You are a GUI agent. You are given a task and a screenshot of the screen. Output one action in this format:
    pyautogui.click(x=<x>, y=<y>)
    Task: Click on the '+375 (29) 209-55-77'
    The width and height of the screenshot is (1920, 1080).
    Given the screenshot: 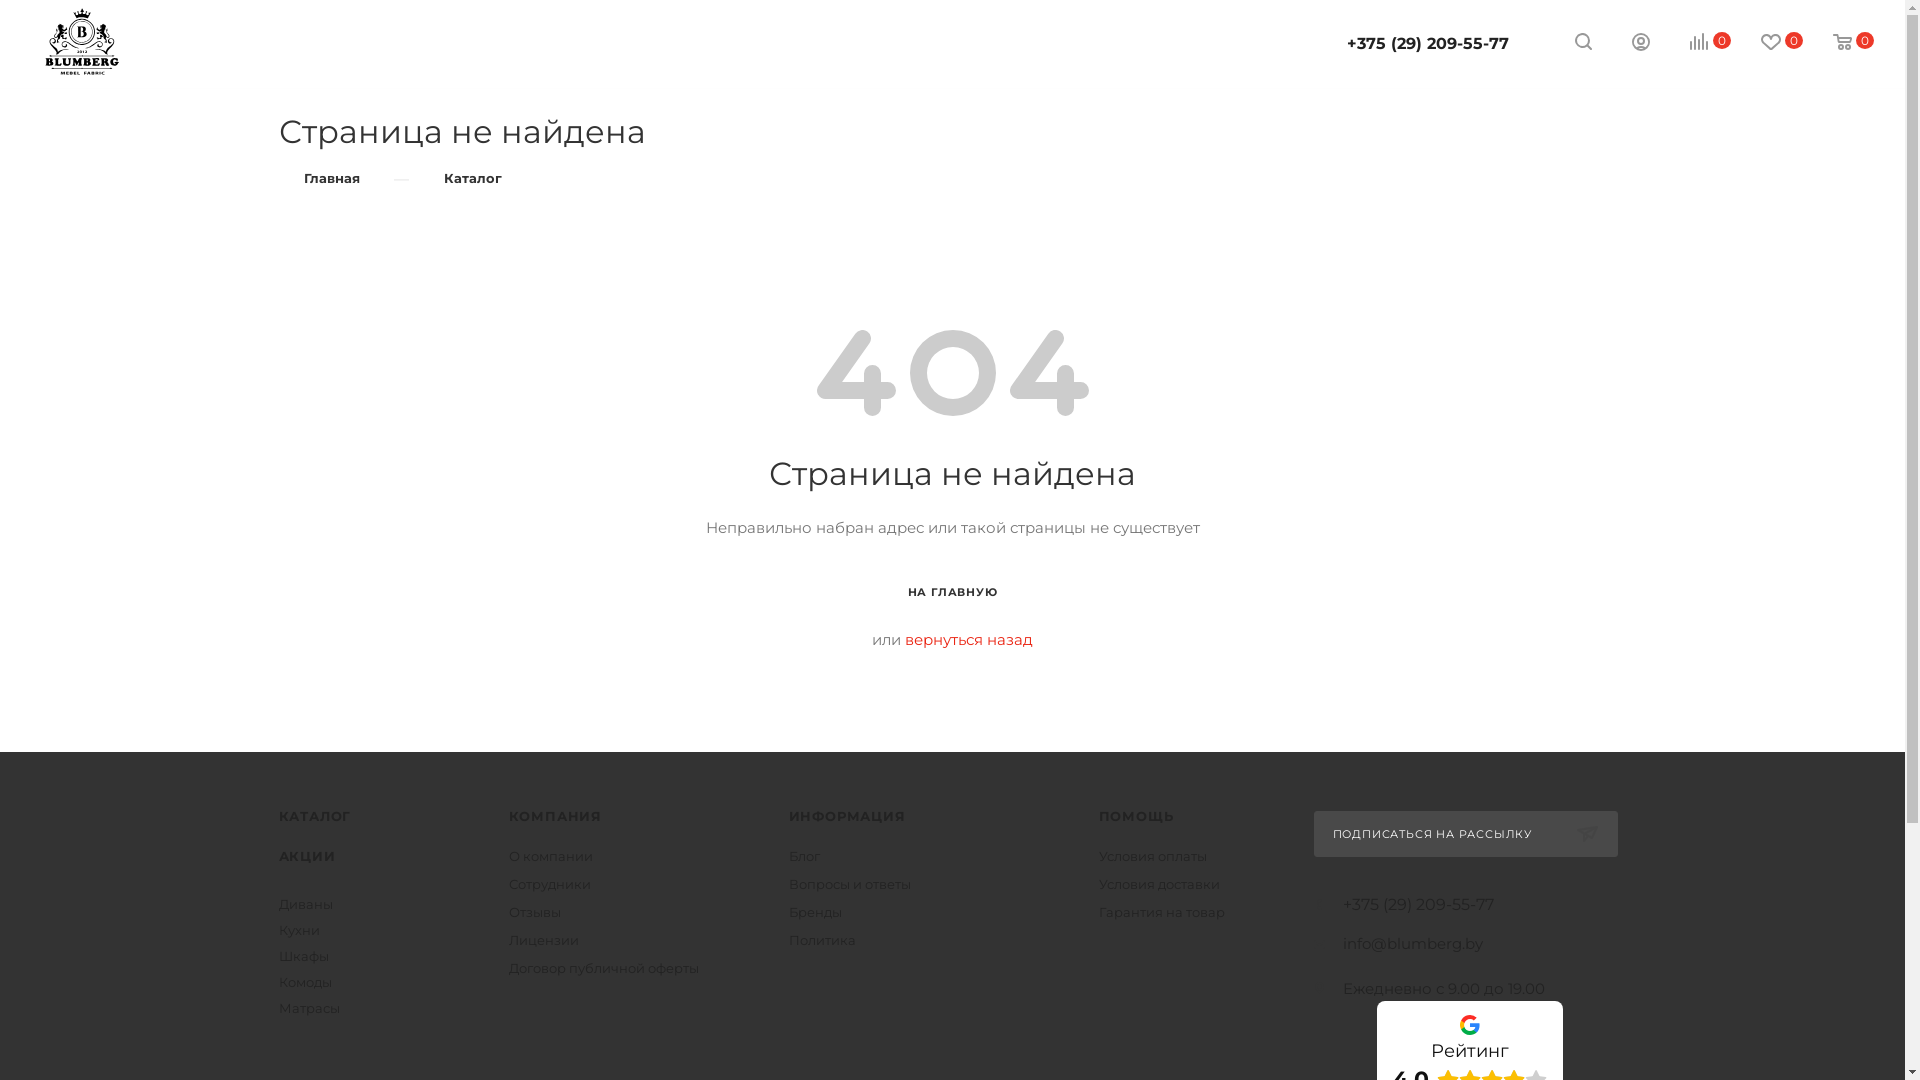 What is the action you would take?
    pyautogui.click(x=1426, y=43)
    